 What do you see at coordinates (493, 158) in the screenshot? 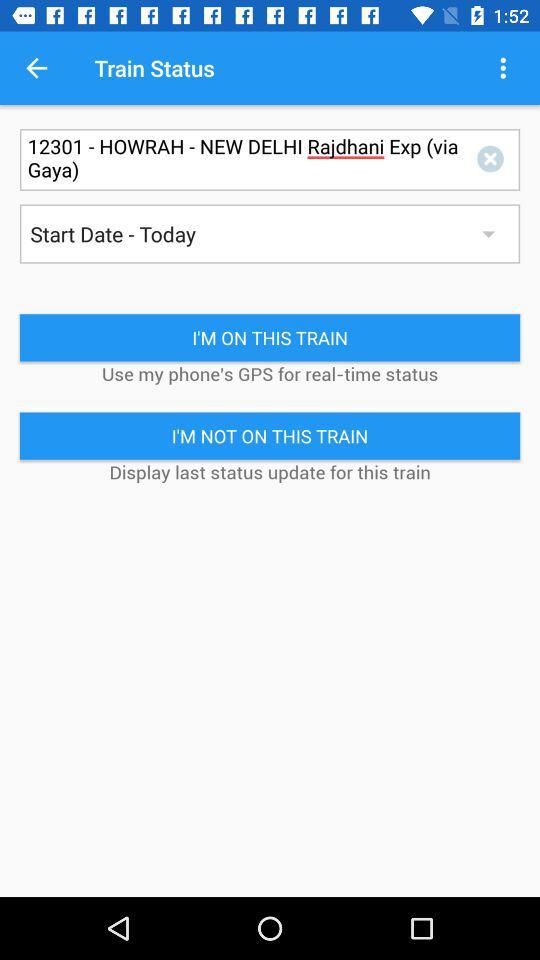
I see `delet train route` at bounding box center [493, 158].